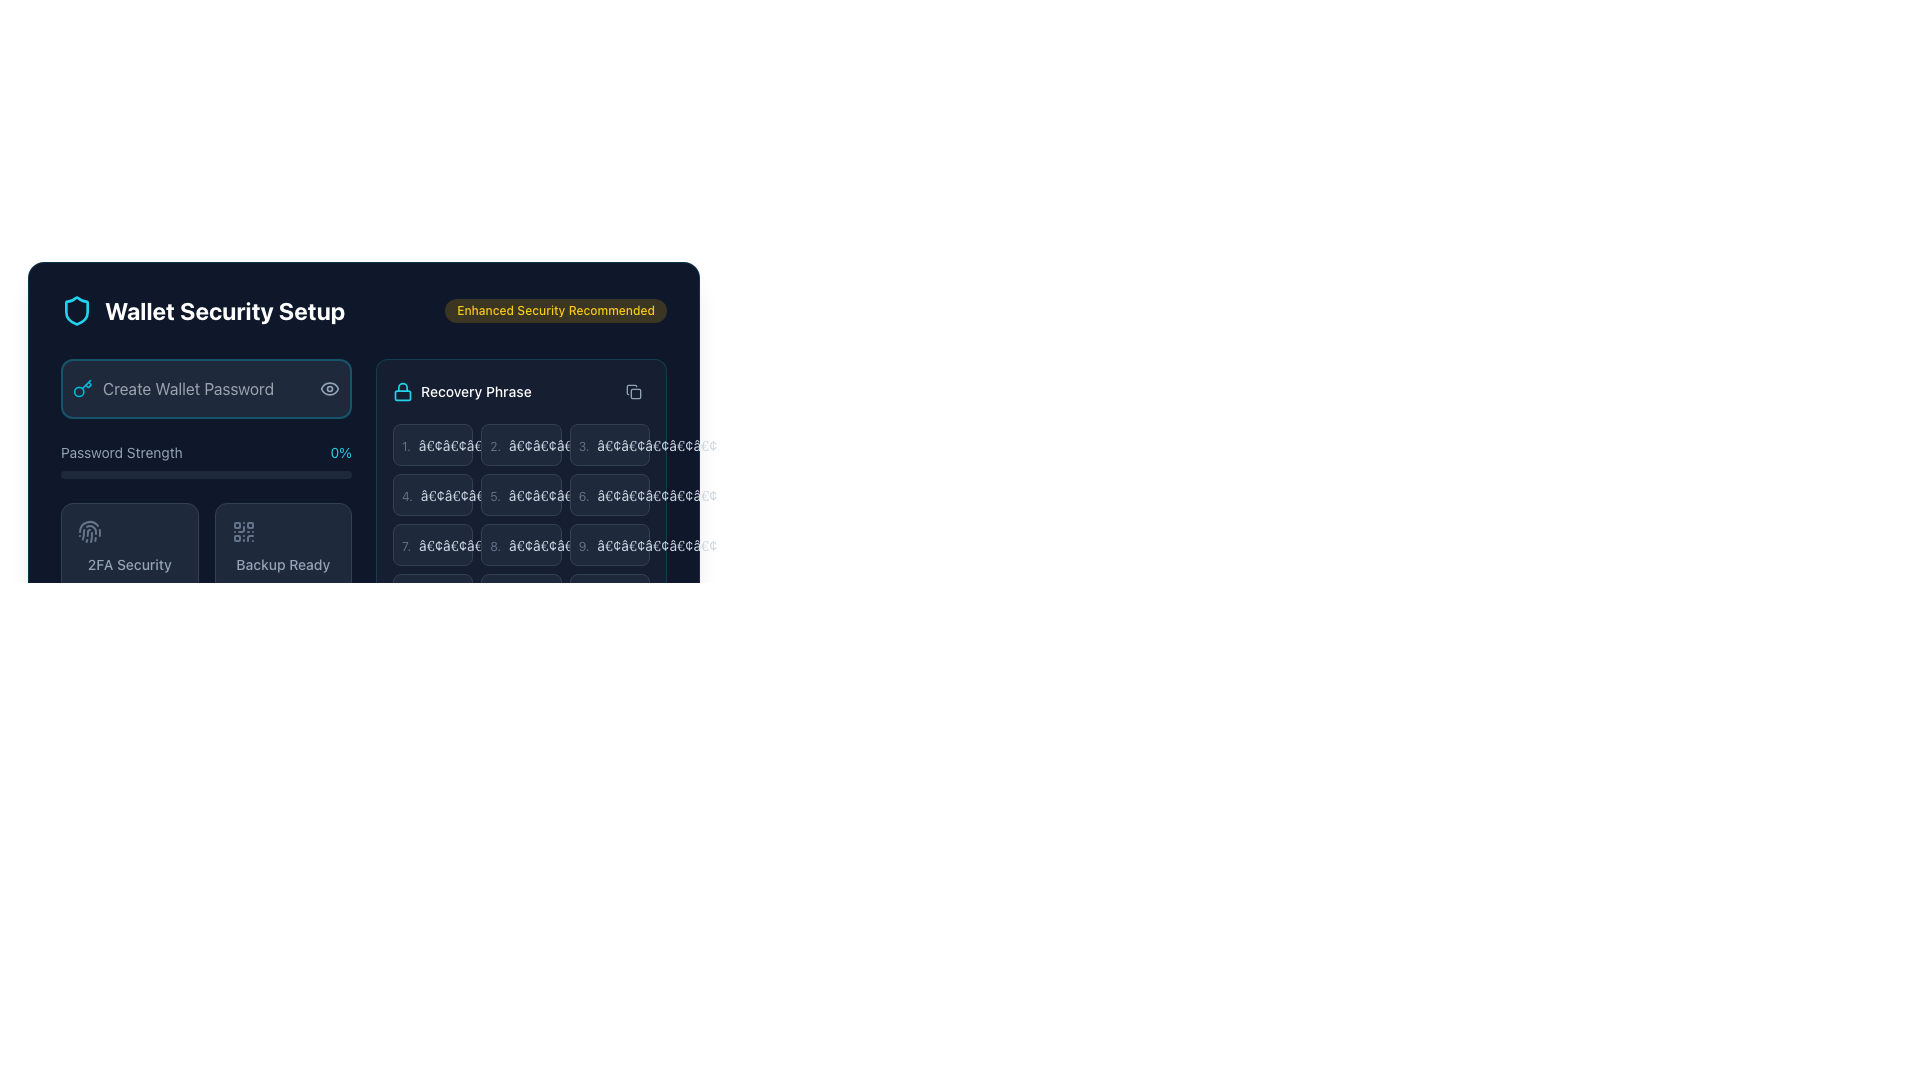 The image size is (1920, 1080). I want to click on recovery phrase contained within the Text Display Box, which has a dark background and numbered bullet points, located in the recovery phrase section, so click(521, 551).